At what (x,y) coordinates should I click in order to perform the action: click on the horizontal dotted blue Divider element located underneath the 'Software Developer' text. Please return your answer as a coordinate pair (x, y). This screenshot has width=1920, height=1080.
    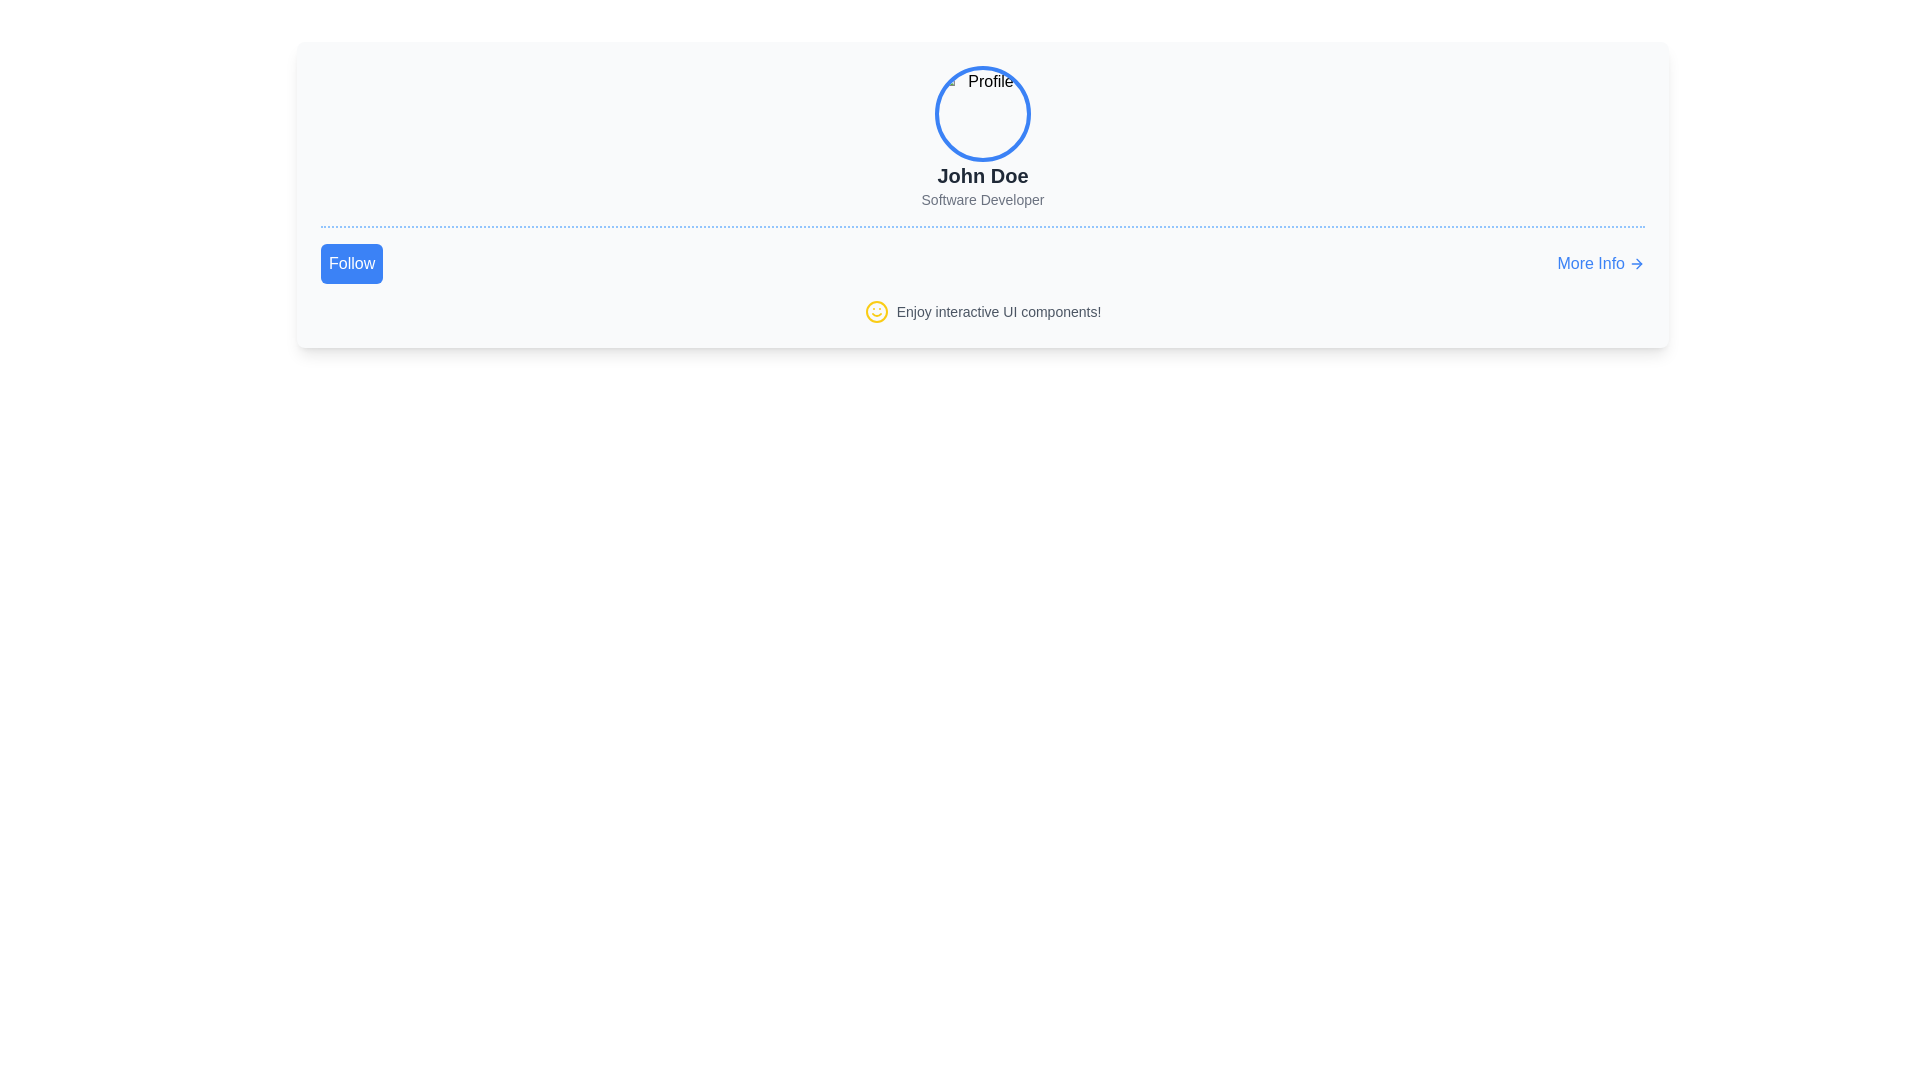
    Looking at the image, I should click on (983, 226).